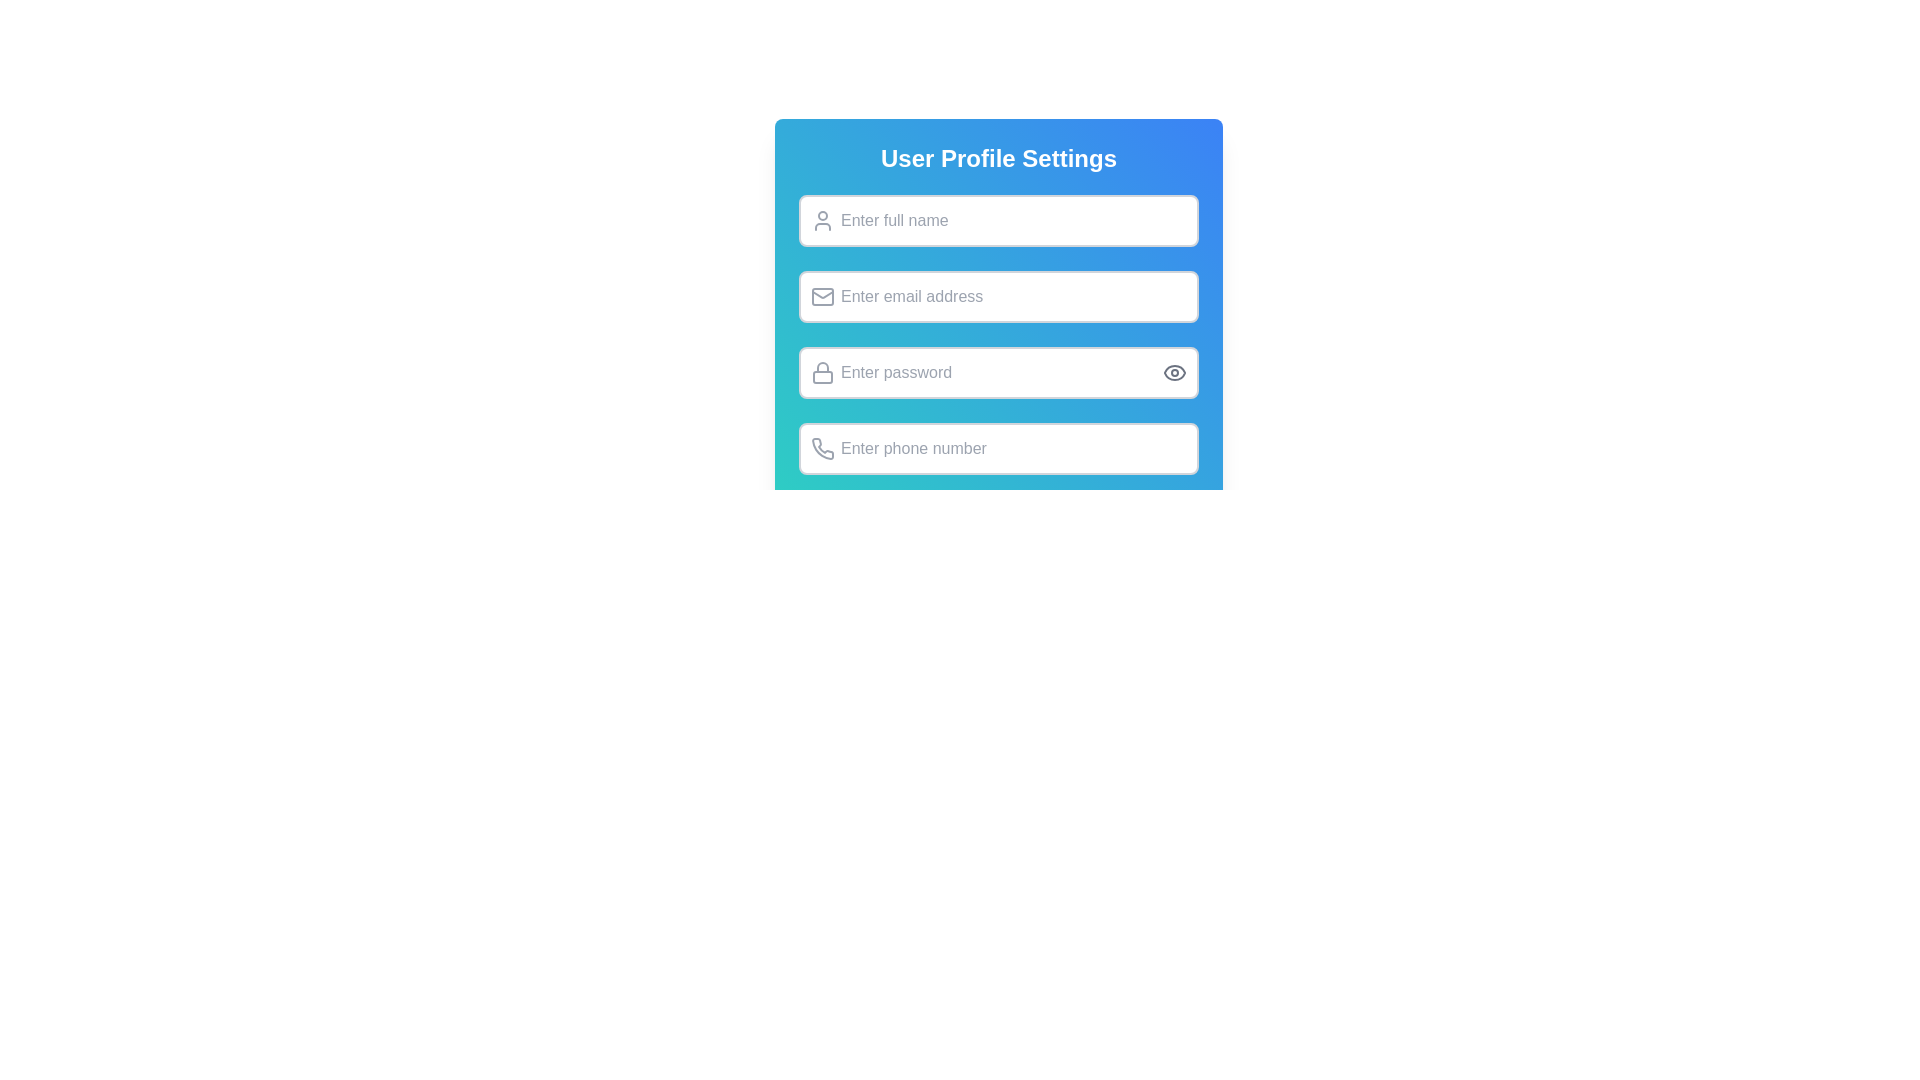 The height and width of the screenshot is (1080, 1920). What do you see at coordinates (822, 220) in the screenshot?
I see `the icon located at the top-left corner of the 'Enter full name' input field, which indicates that the field requires the user's name` at bounding box center [822, 220].